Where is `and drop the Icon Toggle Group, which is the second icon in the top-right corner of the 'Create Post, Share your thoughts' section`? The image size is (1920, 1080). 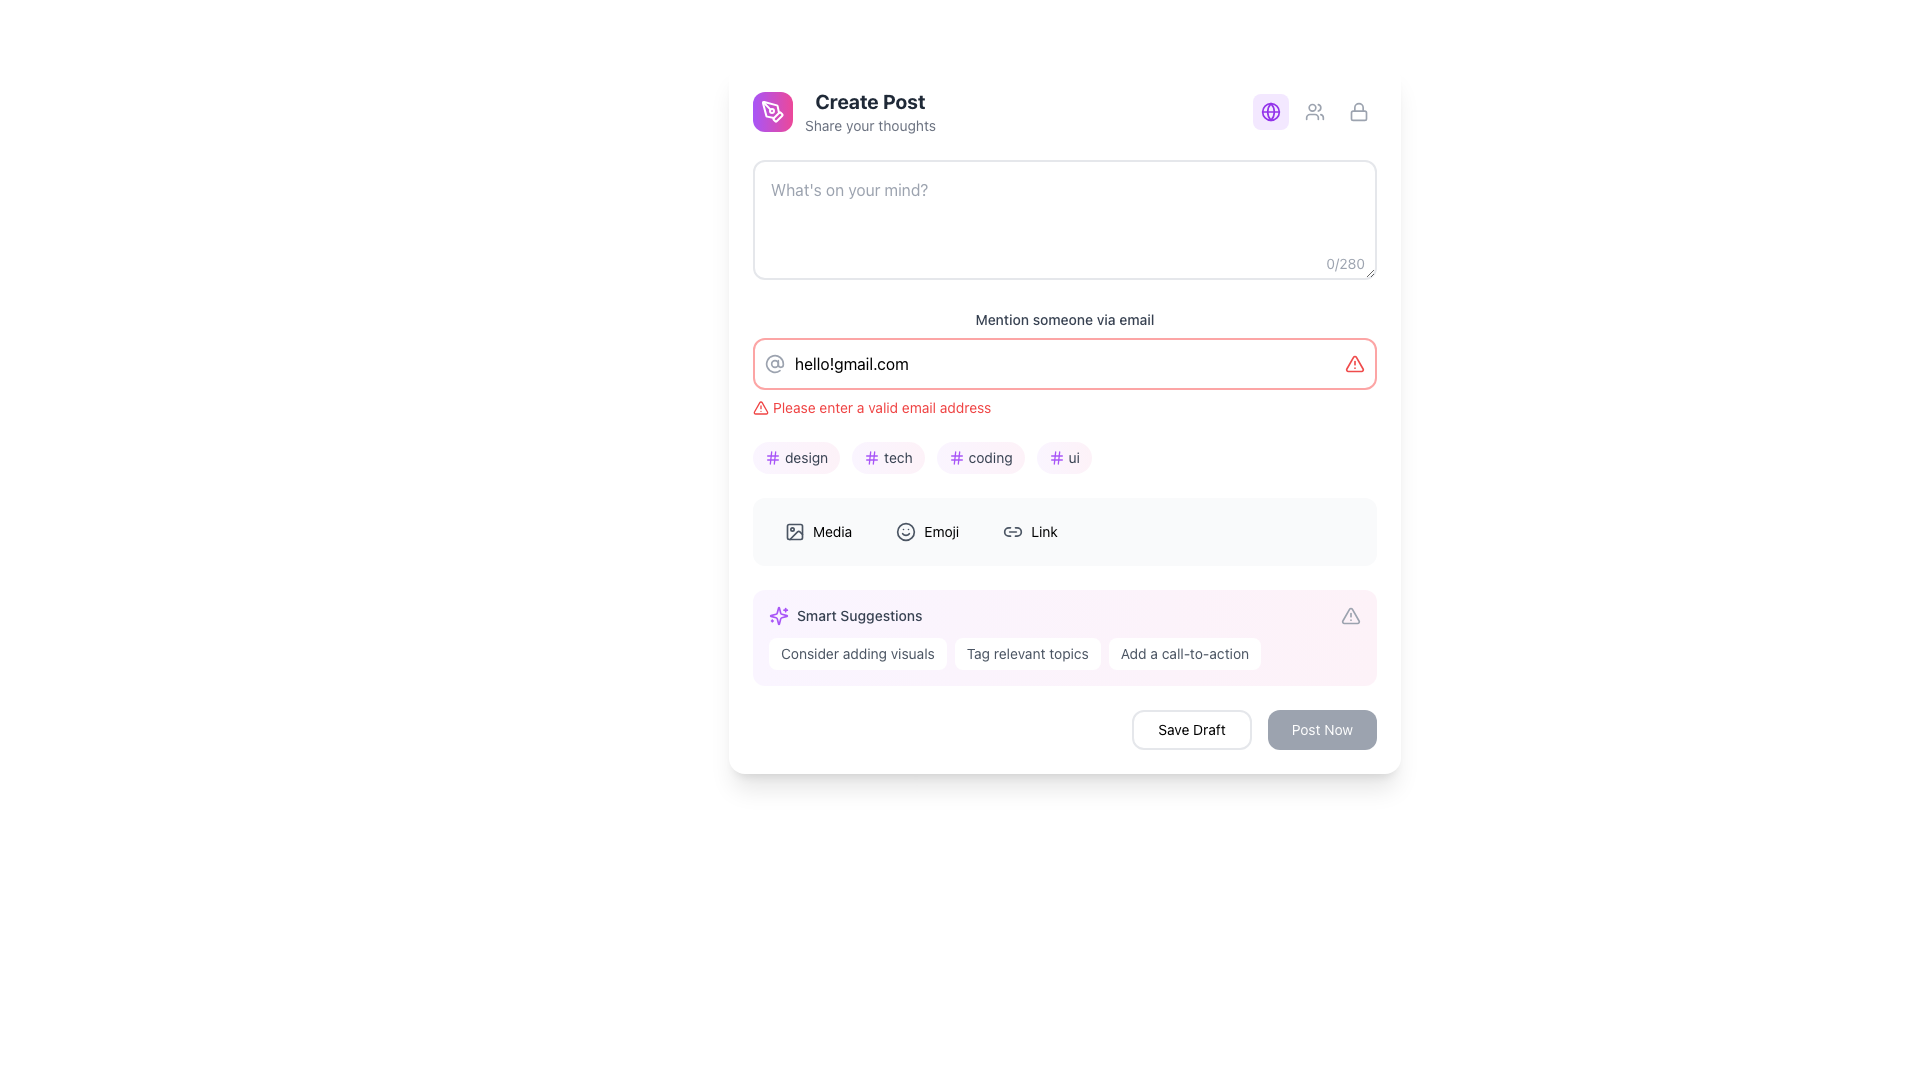
and drop the Icon Toggle Group, which is the second icon in the top-right corner of the 'Create Post, Share your thoughts' section is located at coordinates (1315, 111).